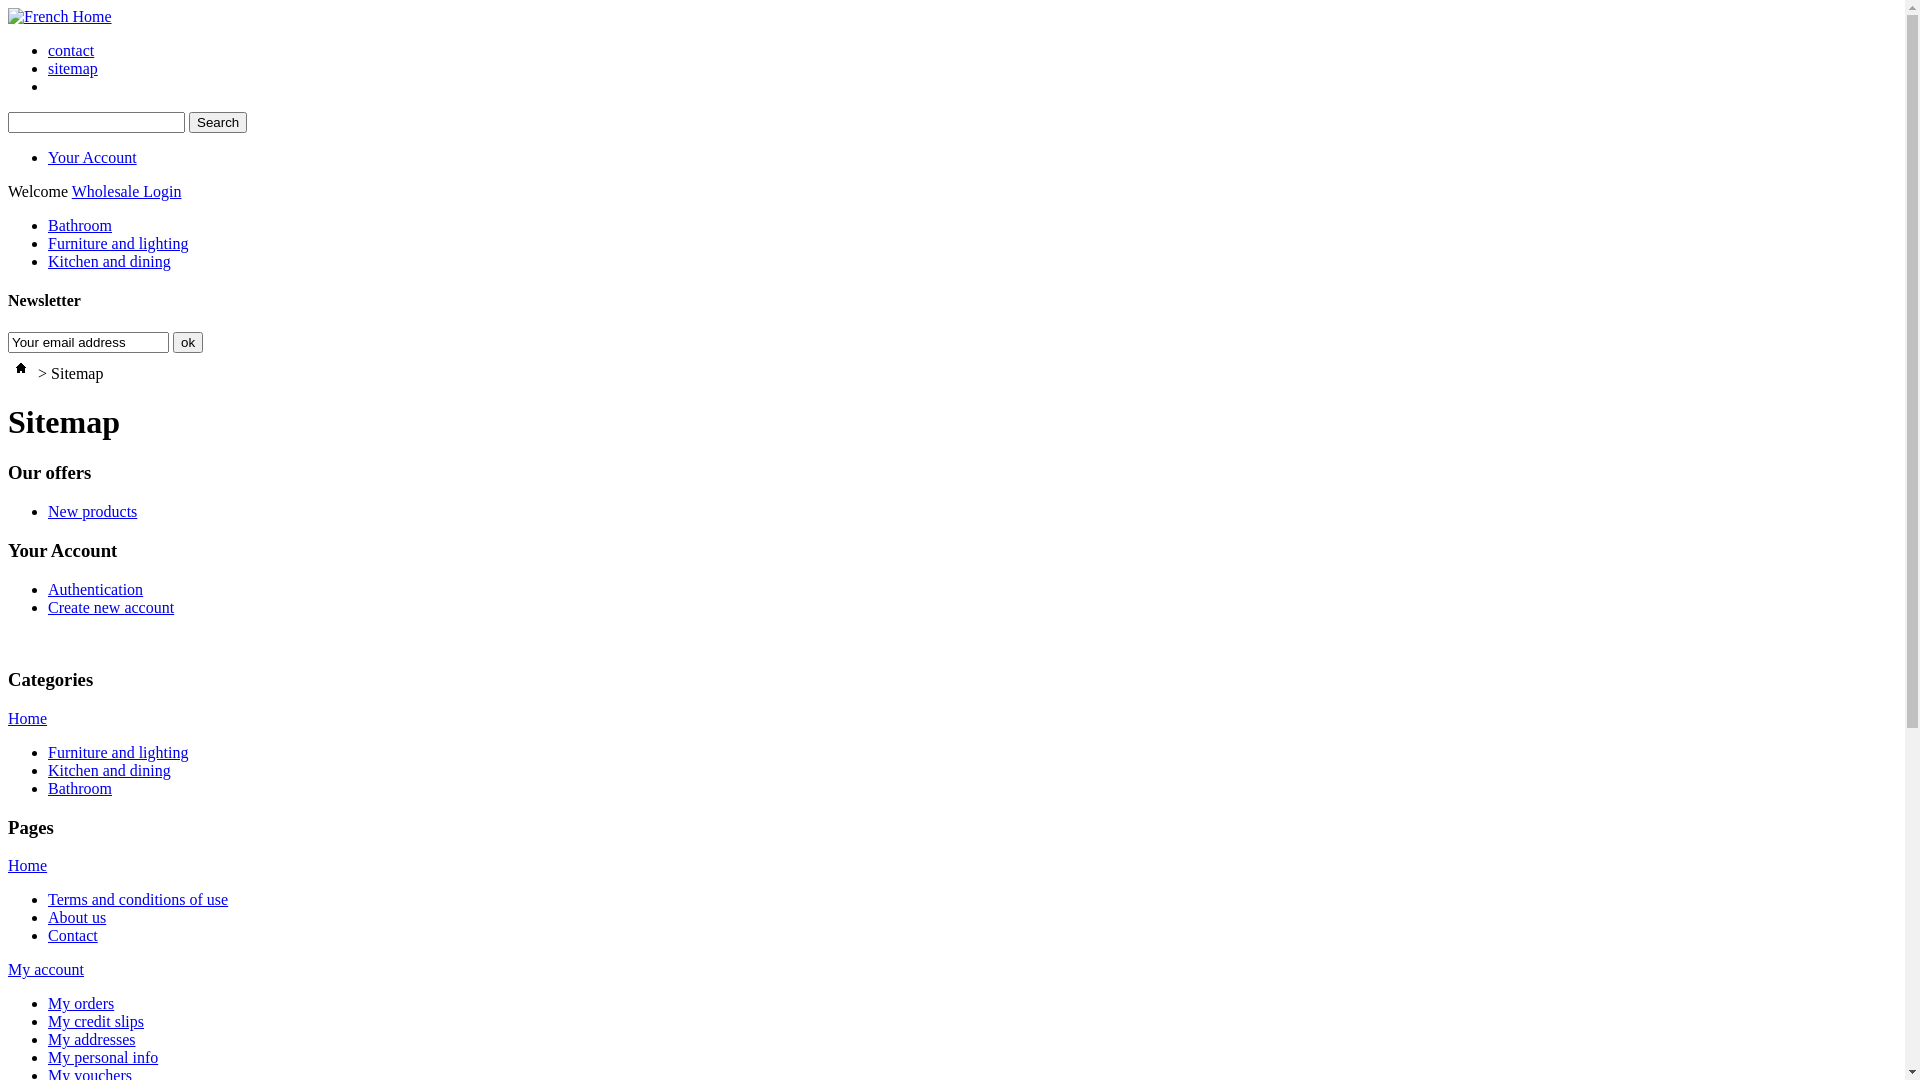  Describe the element at coordinates (76, 917) in the screenshot. I see `'About us'` at that location.